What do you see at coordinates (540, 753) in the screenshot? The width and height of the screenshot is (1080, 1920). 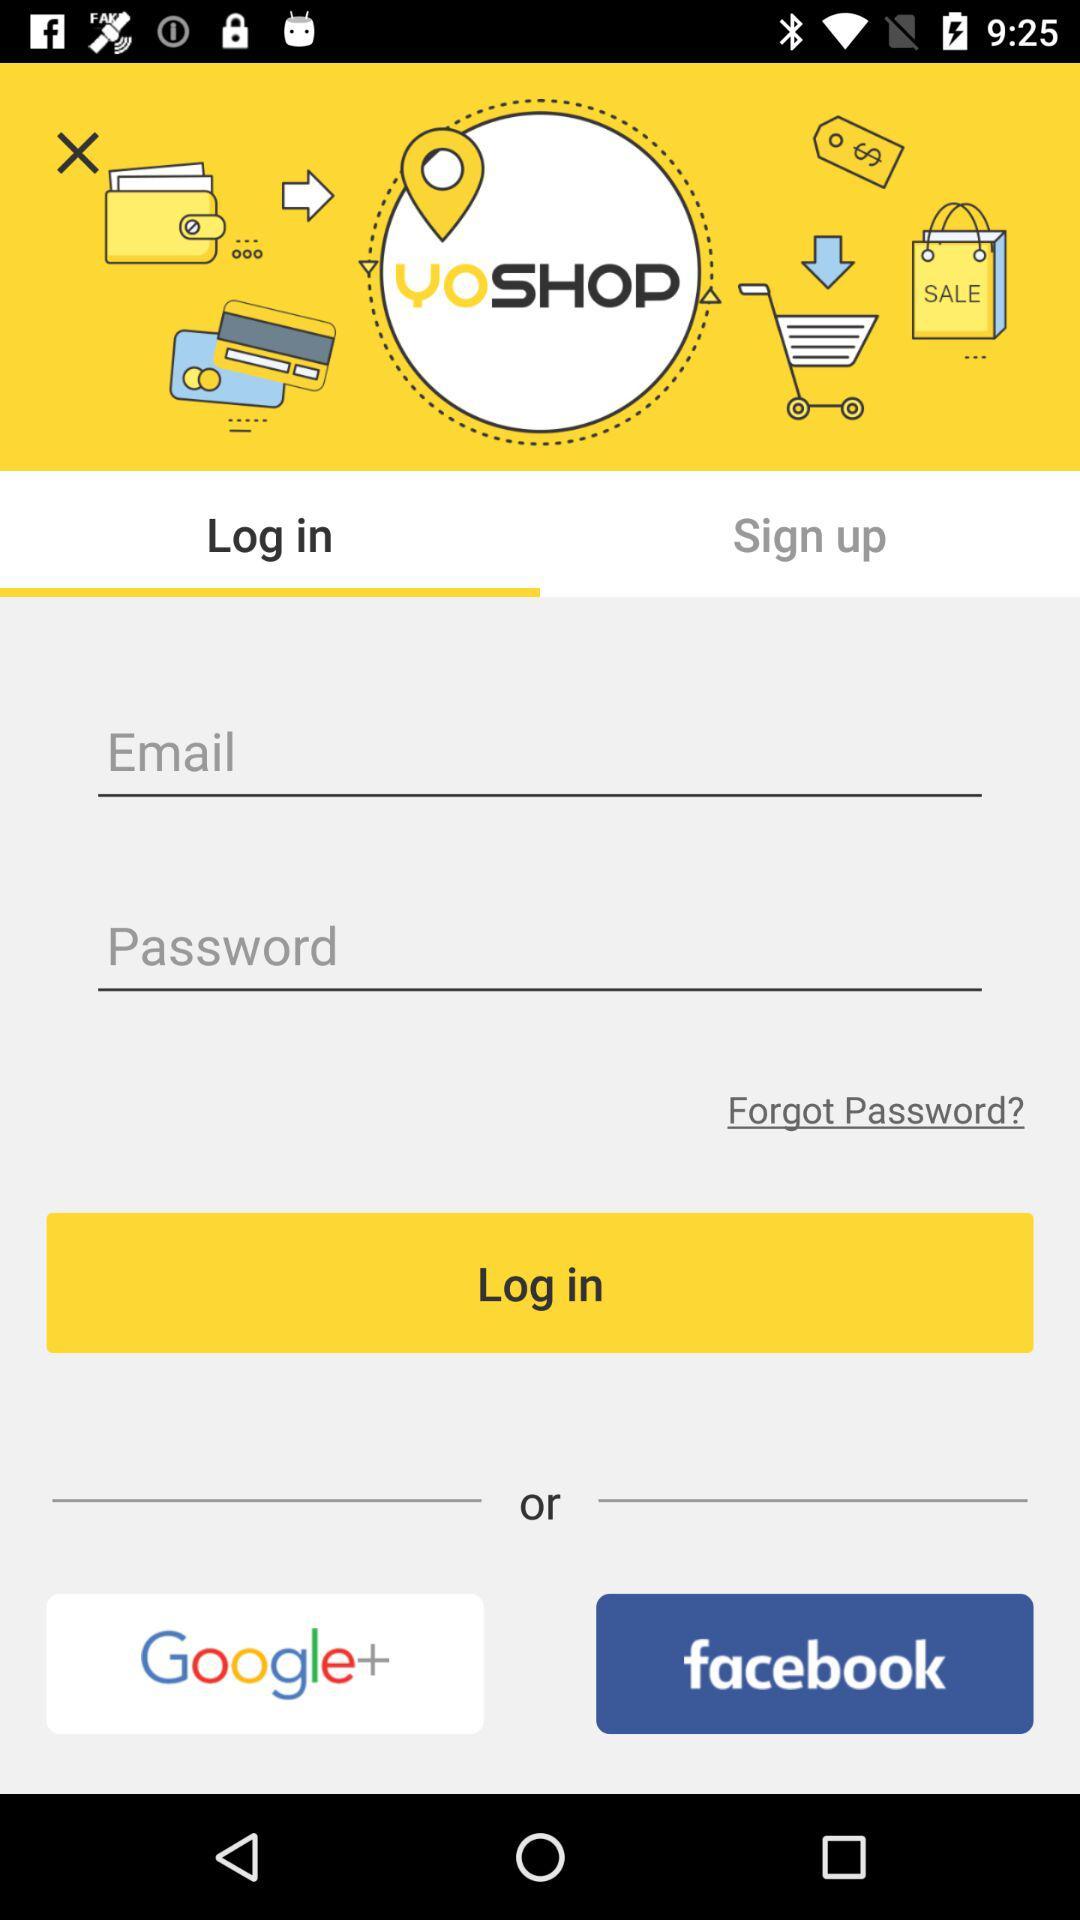 I see `your email` at bounding box center [540, 753].